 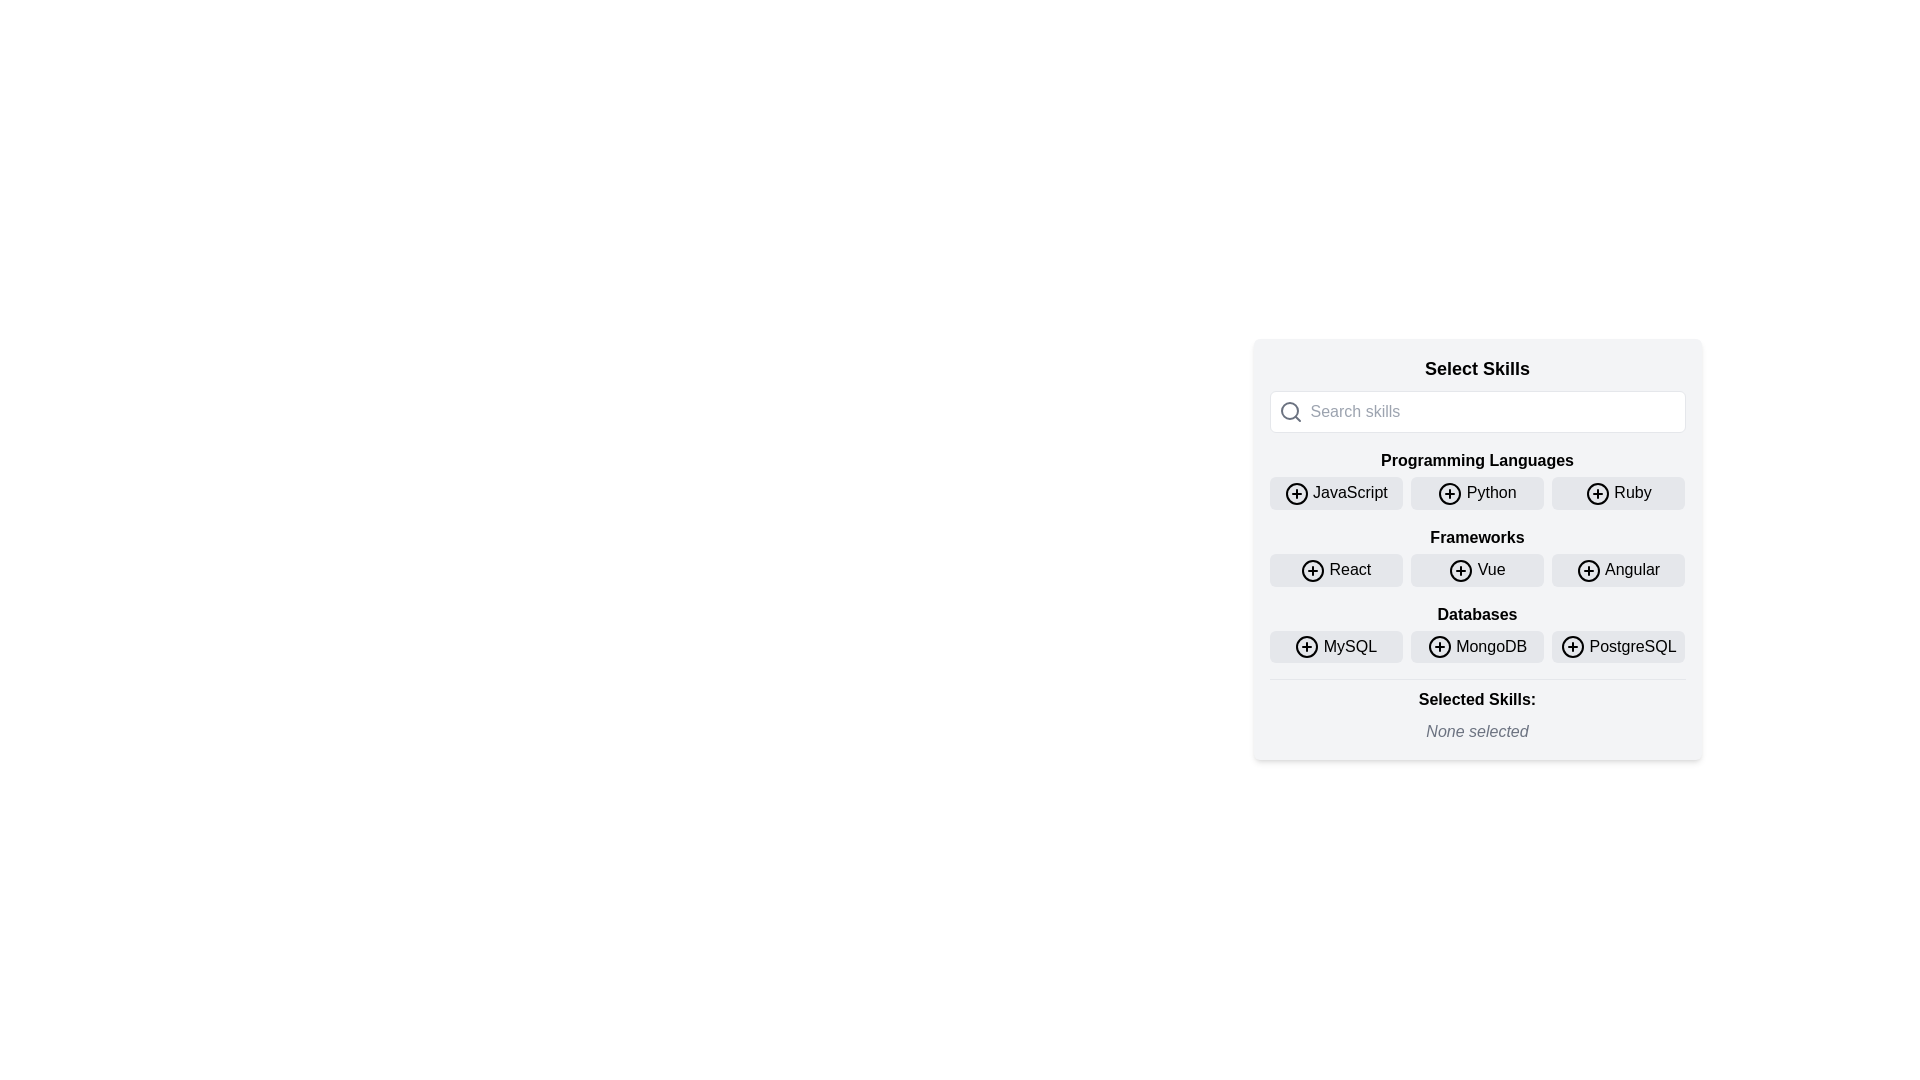 I want to click on the SVG graphical circle element with a 10-unit radius, located centrally in the second row and second column of the Programming Languages grid, so click(x=1450, y=493).